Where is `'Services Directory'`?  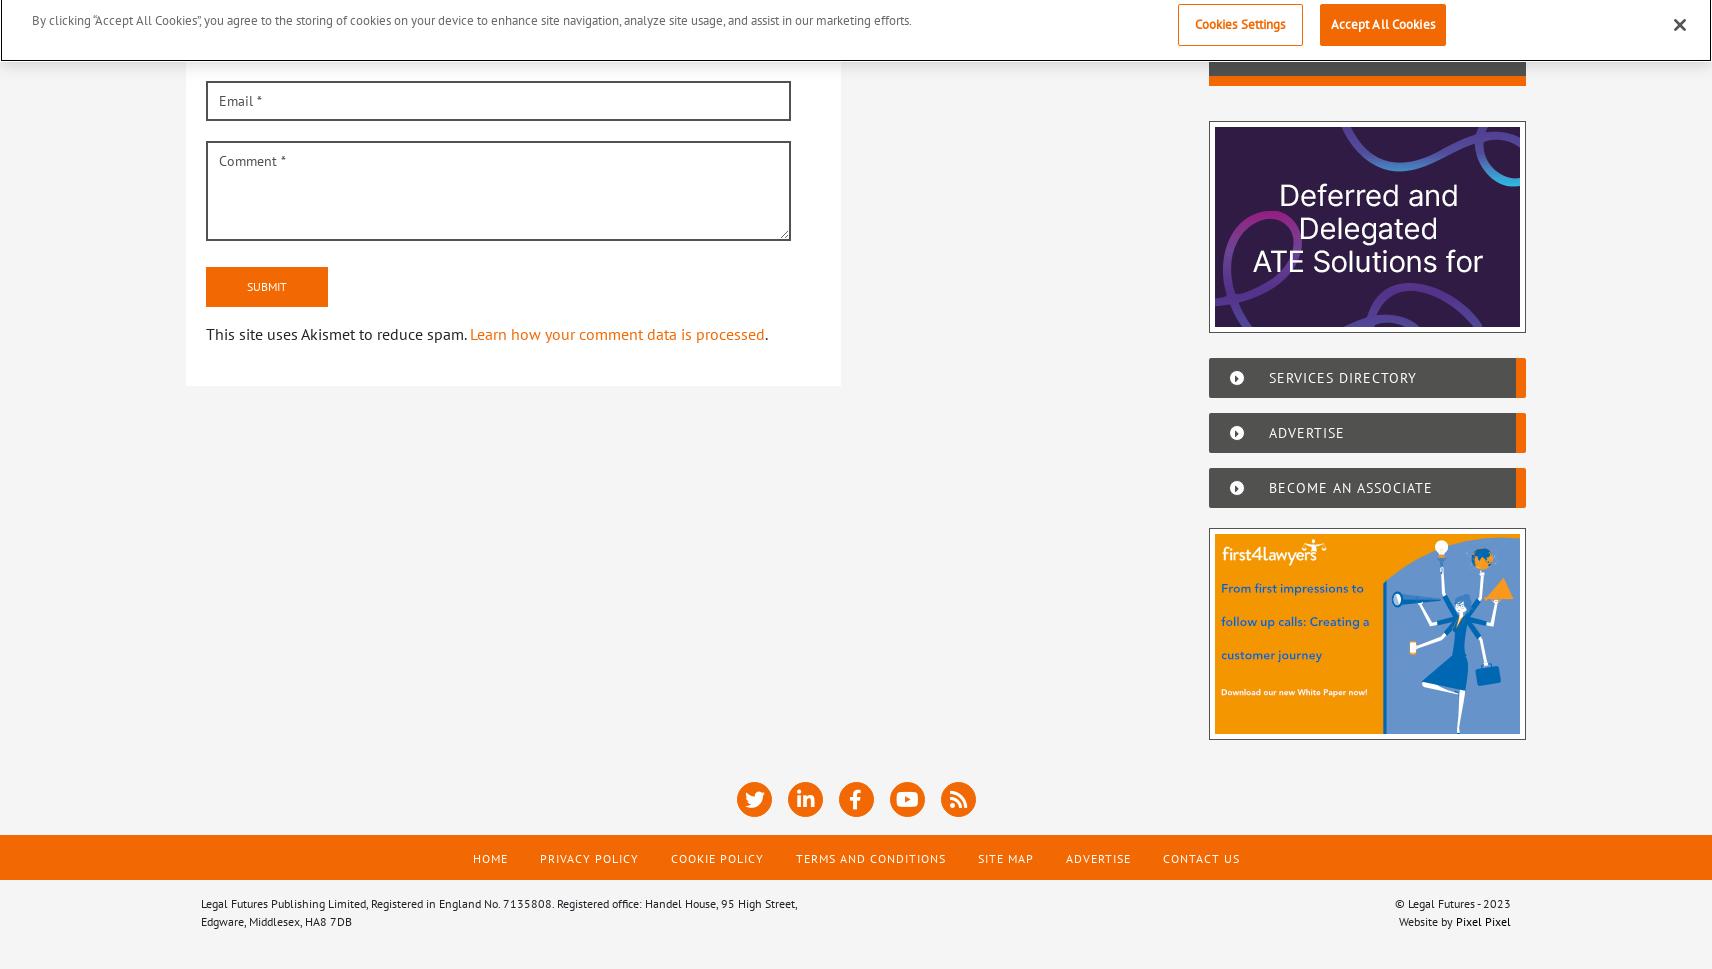
'Services Directory' is located at coordinates (1341, 376).